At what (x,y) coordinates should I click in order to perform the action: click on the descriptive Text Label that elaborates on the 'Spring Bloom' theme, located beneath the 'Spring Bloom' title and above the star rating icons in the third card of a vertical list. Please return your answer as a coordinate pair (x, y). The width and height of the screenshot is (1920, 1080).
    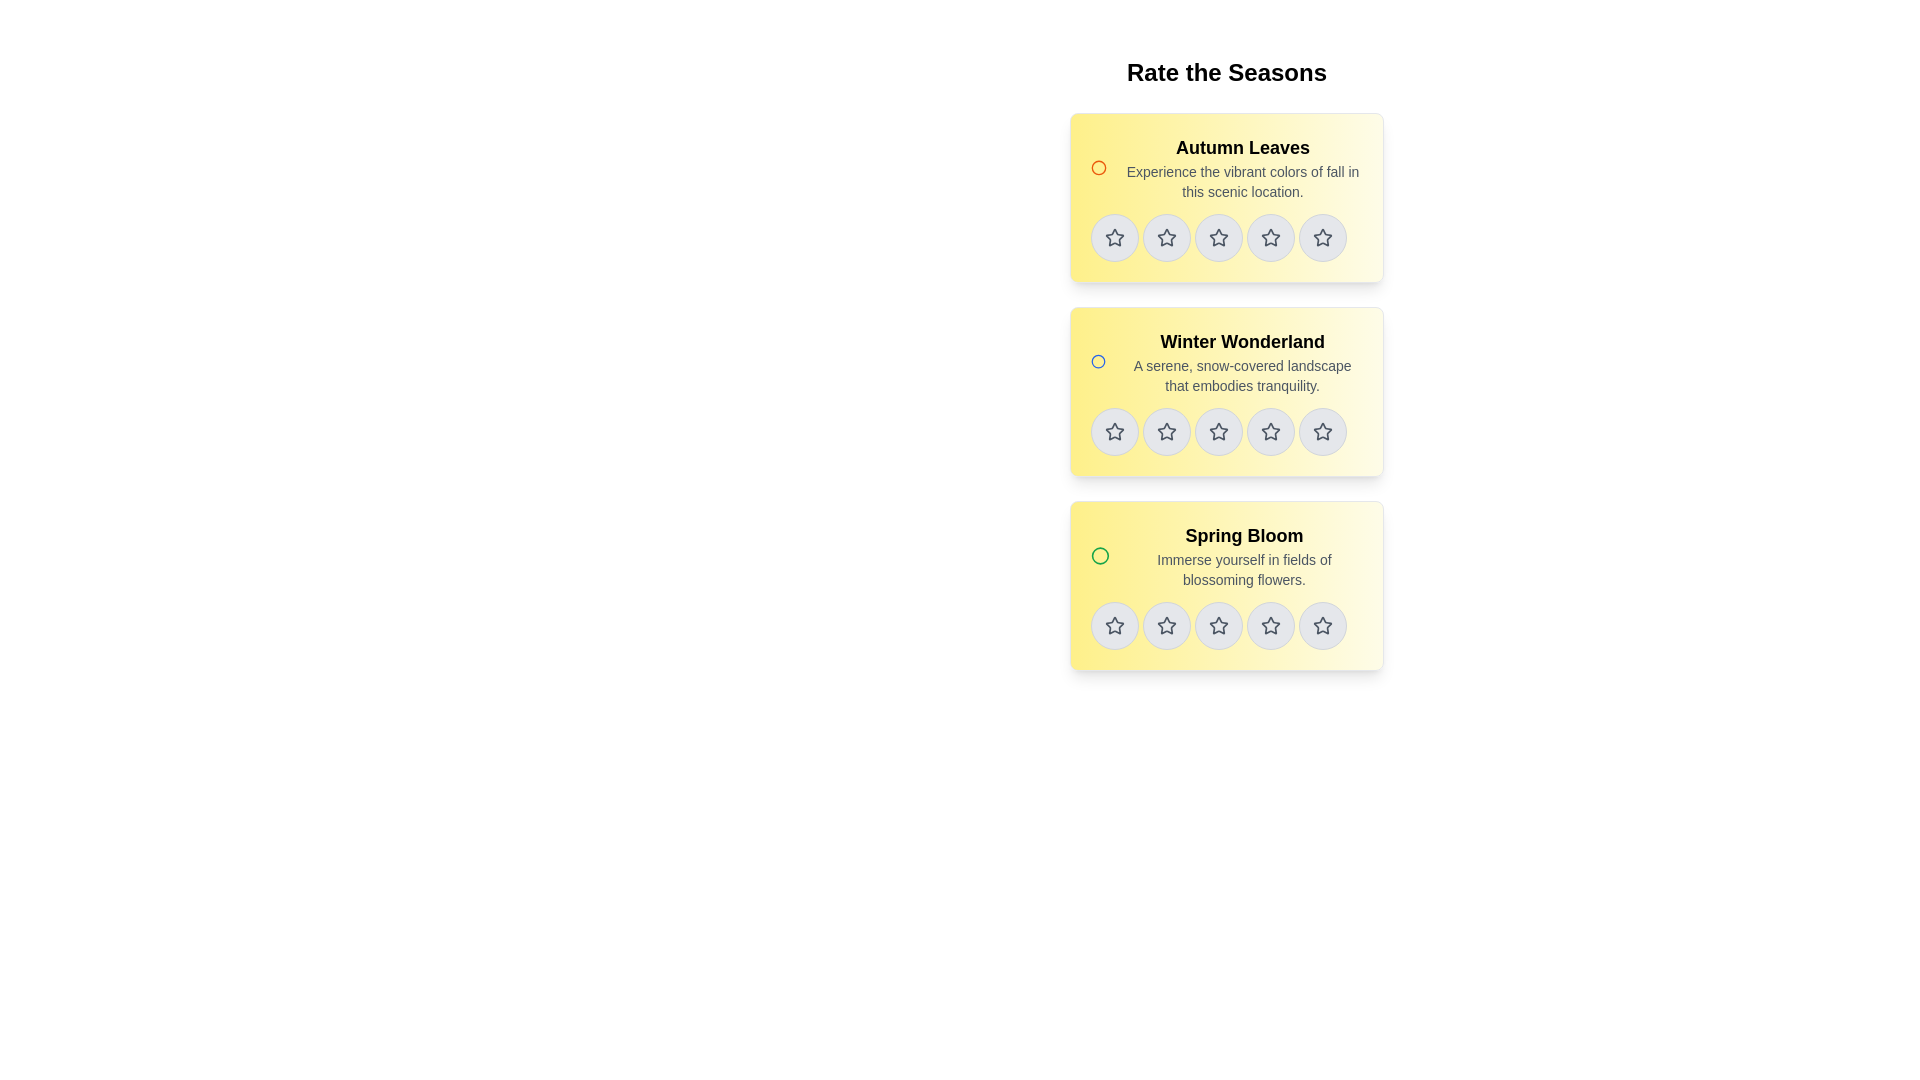
    Looking at the image, I should click on (1243, 570).